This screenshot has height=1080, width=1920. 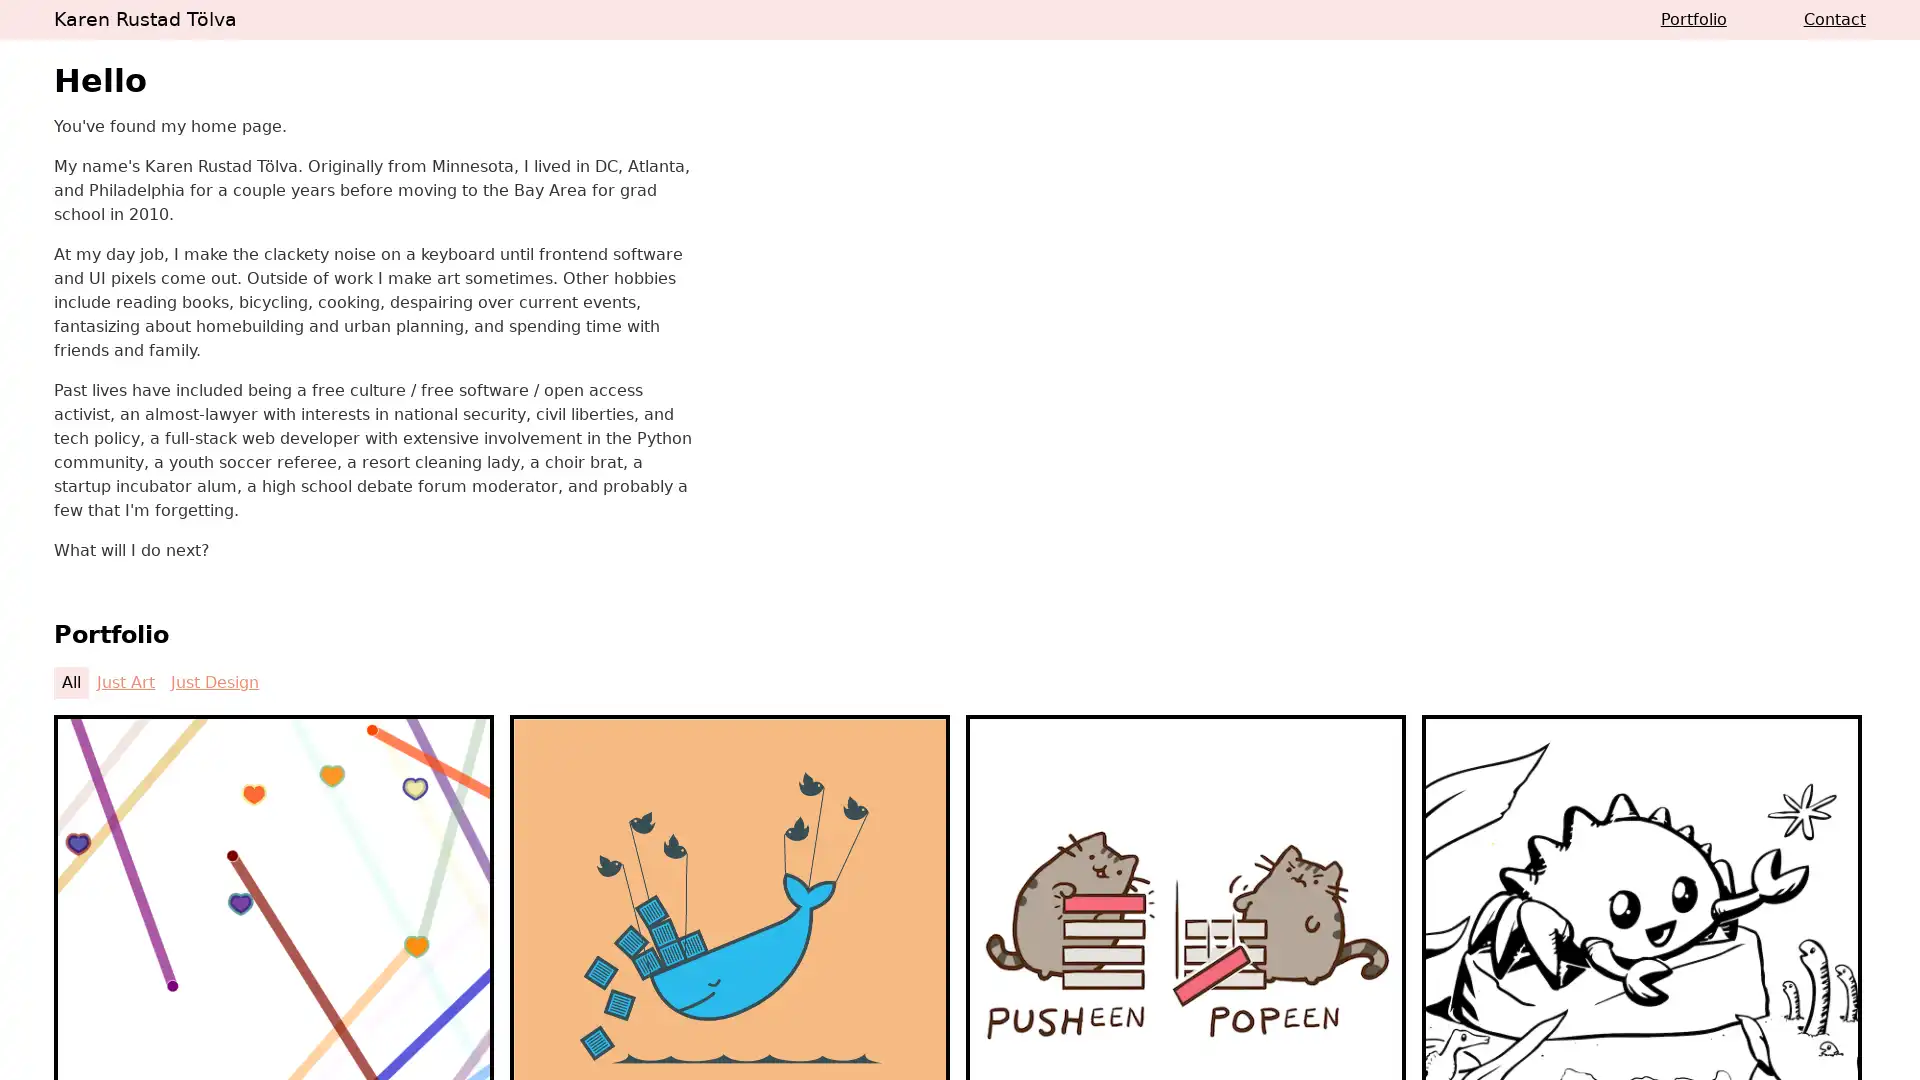 I want to click on Just Art, so click(x=124, y=681).